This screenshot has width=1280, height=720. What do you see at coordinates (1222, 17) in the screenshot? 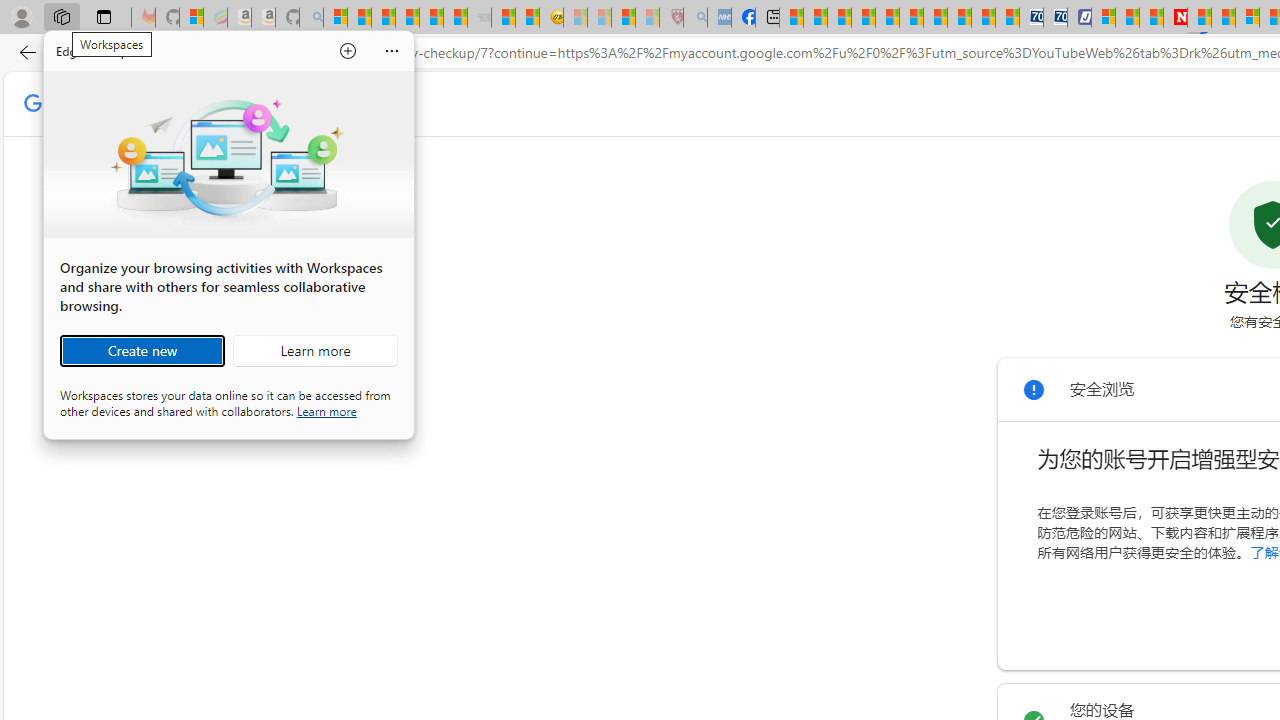
I see `'14 Common Myths Debunked By Scientific Facts'` at bounding box center [1222, 17].